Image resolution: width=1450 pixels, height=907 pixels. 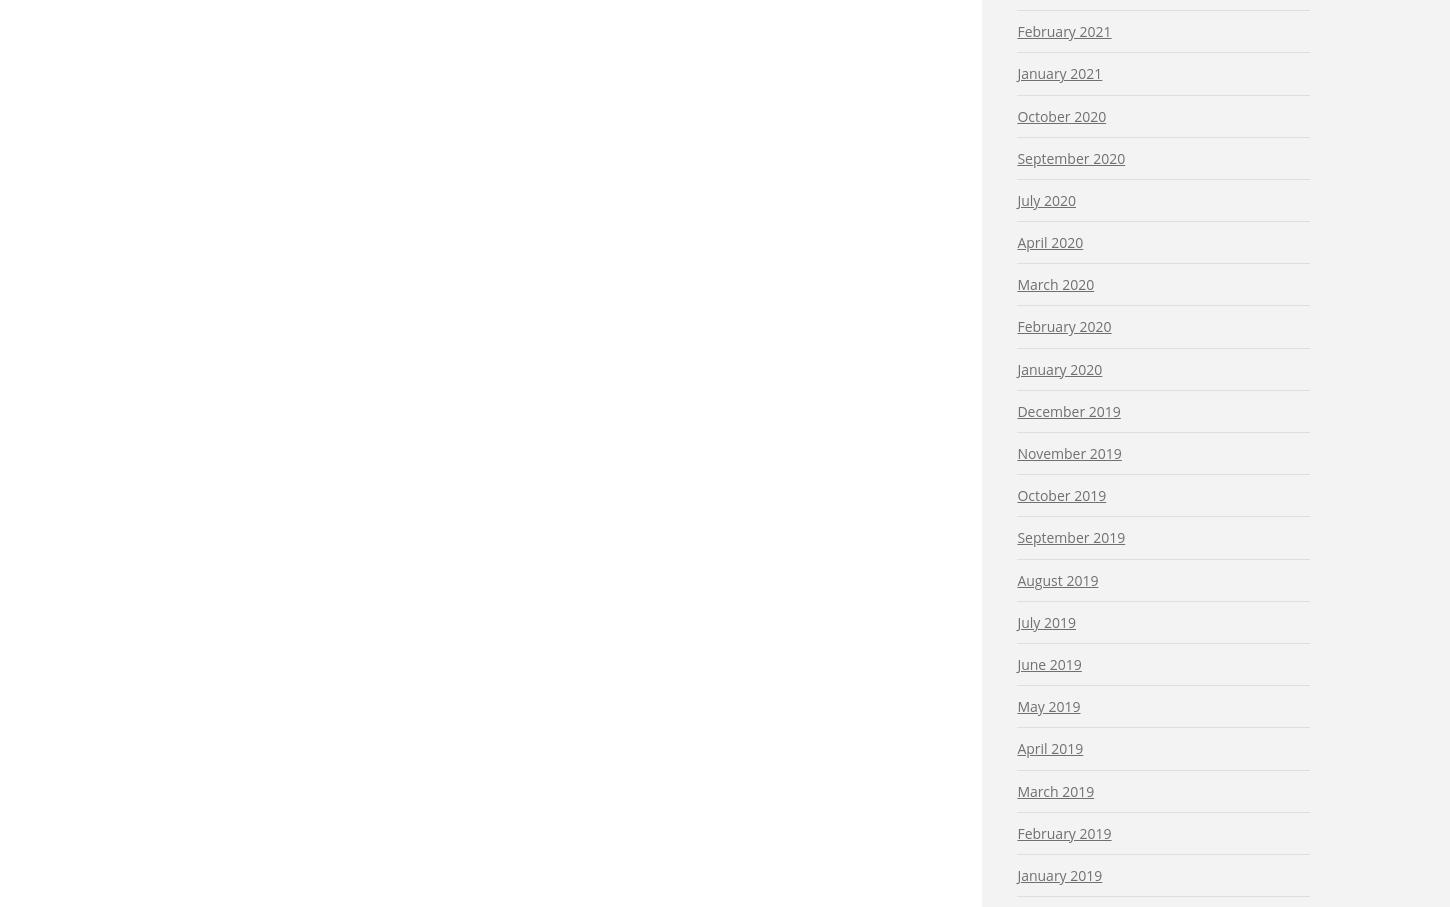 What do you see at coordinates (1070, 537) in the screenshot?
I see `'September 2019'` at bounding box center [1070, 537].